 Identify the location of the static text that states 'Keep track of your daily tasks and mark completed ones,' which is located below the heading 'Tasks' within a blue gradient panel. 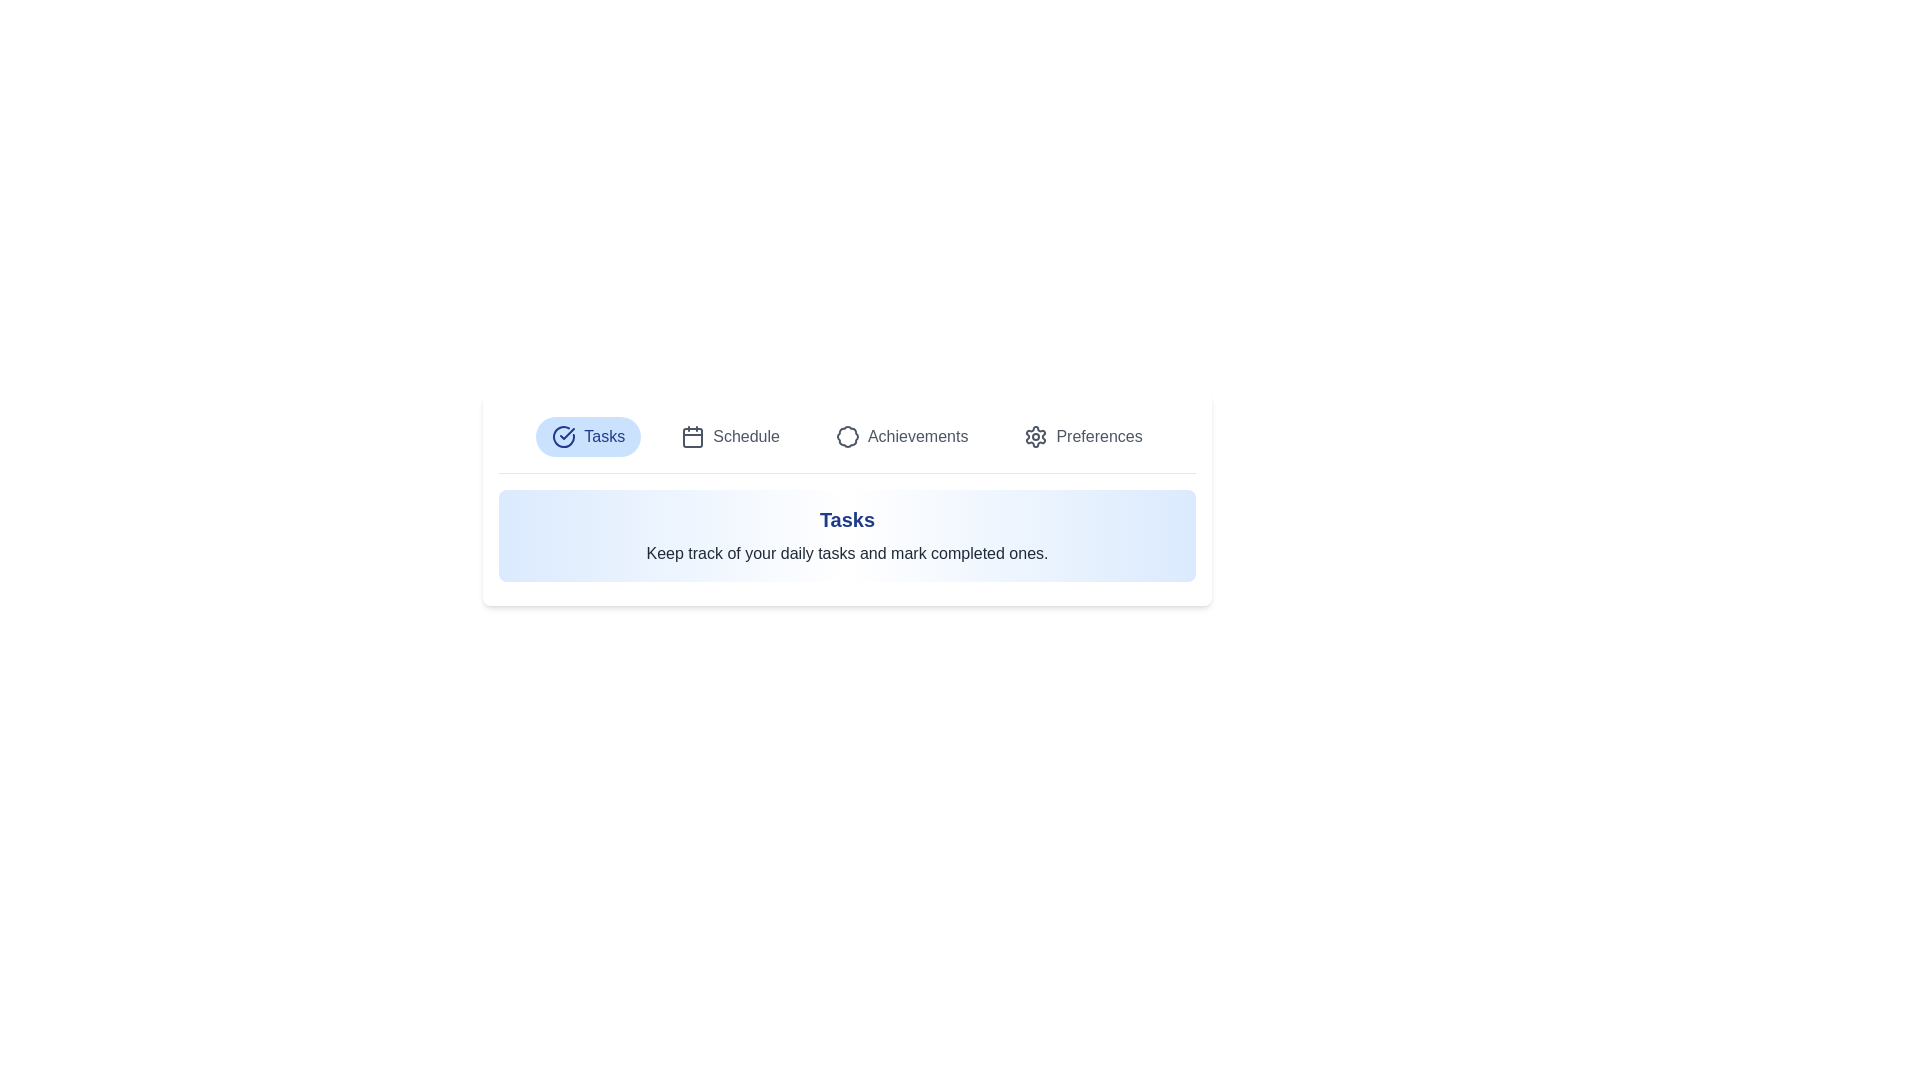
(847, 554).